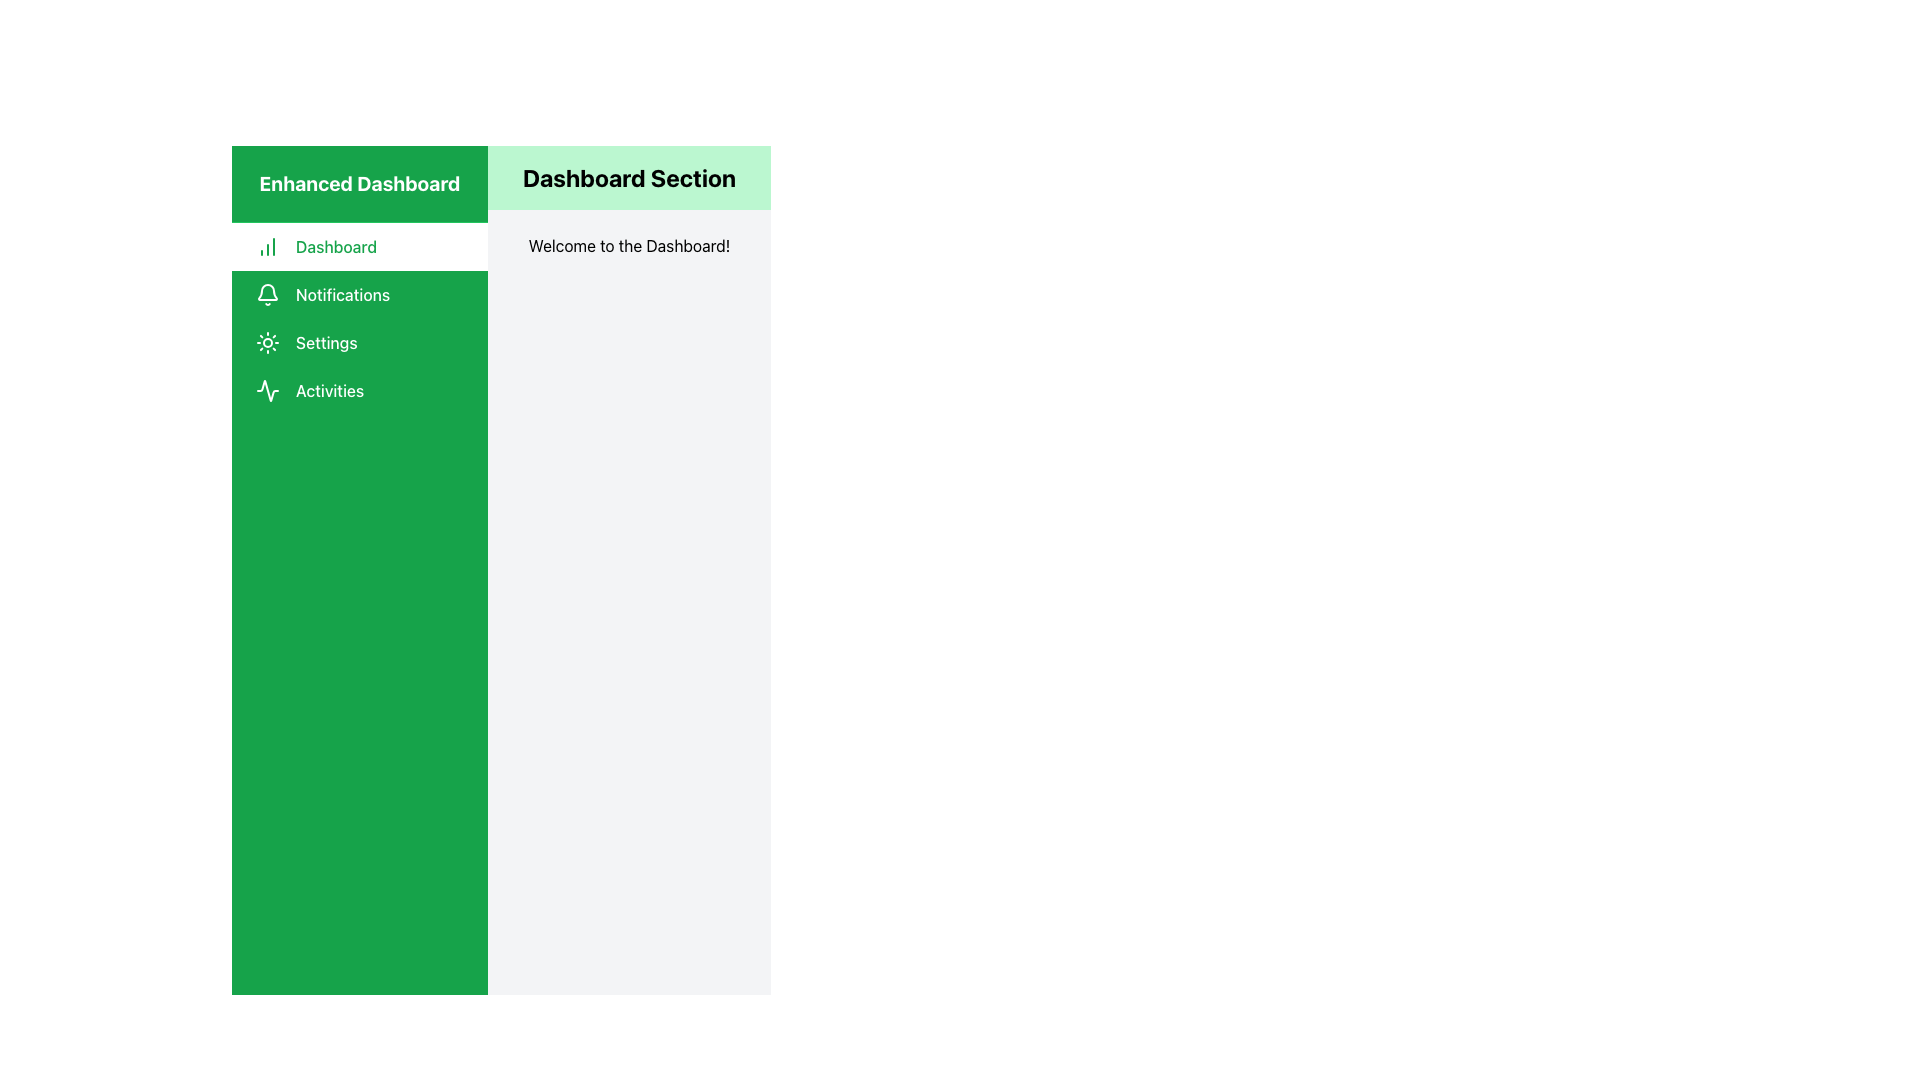 This screenshot has width=1920, height=1080. I want to click on the bell icon representing the notification feature, which is styled with a green background and is located to the left of the text label 'Notifications', so click(267, 294).